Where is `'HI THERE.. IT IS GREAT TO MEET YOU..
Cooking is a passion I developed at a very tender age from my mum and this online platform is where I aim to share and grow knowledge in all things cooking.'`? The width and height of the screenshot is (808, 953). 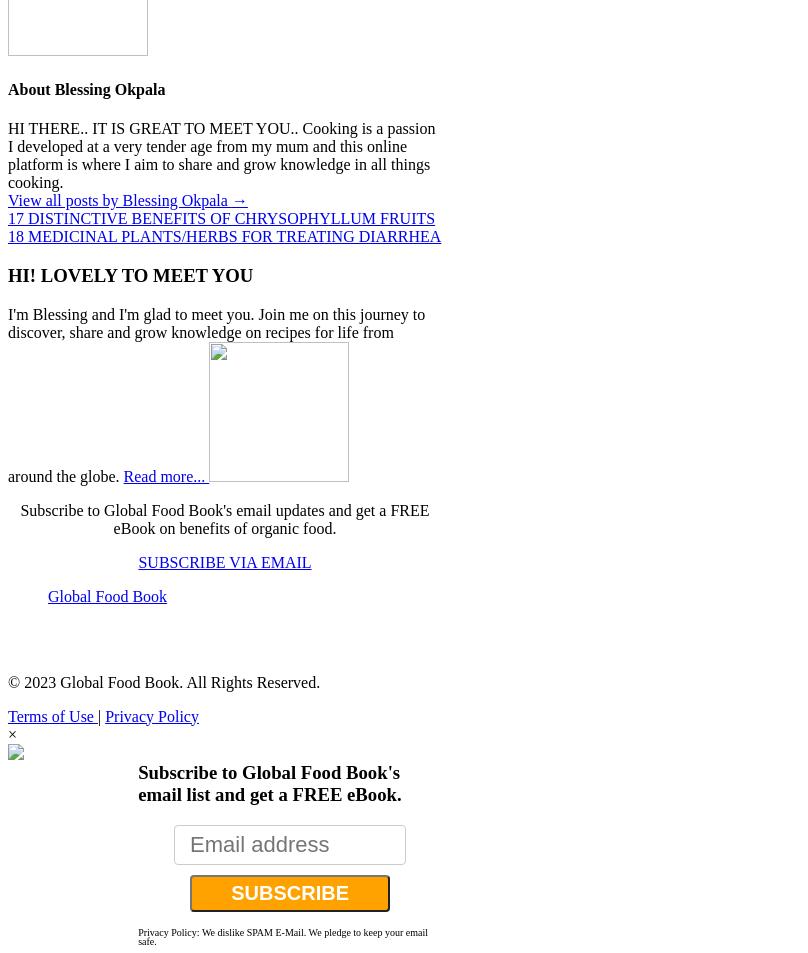
'HI THERE.. IT IS GREAT TO MEET YOU..
Cooking is a passion I developed at a very tender age from my mum and this online platform is where I aim to share and grow knowledge in all things cooking.' is located at coordinates (7, 154).